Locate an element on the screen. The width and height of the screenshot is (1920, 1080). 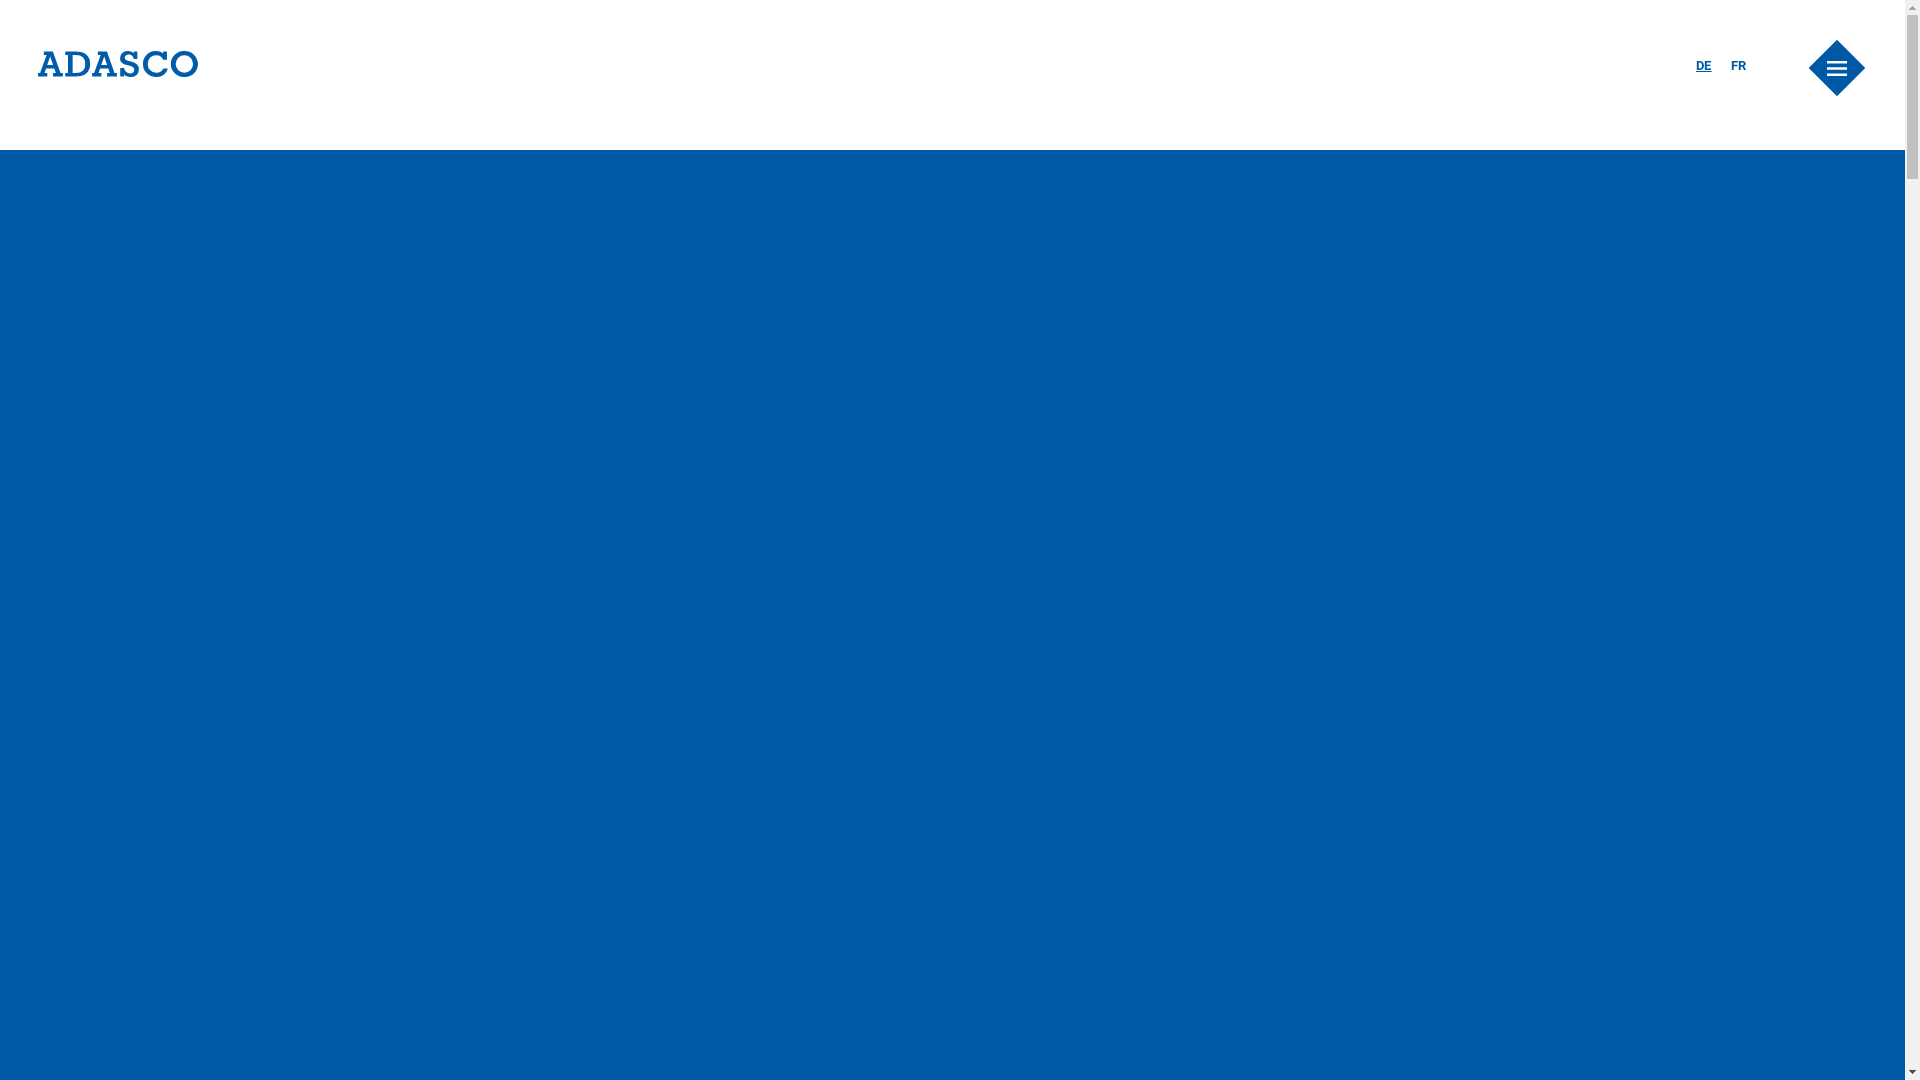
'FR' is located at coordinates (1730, 64).